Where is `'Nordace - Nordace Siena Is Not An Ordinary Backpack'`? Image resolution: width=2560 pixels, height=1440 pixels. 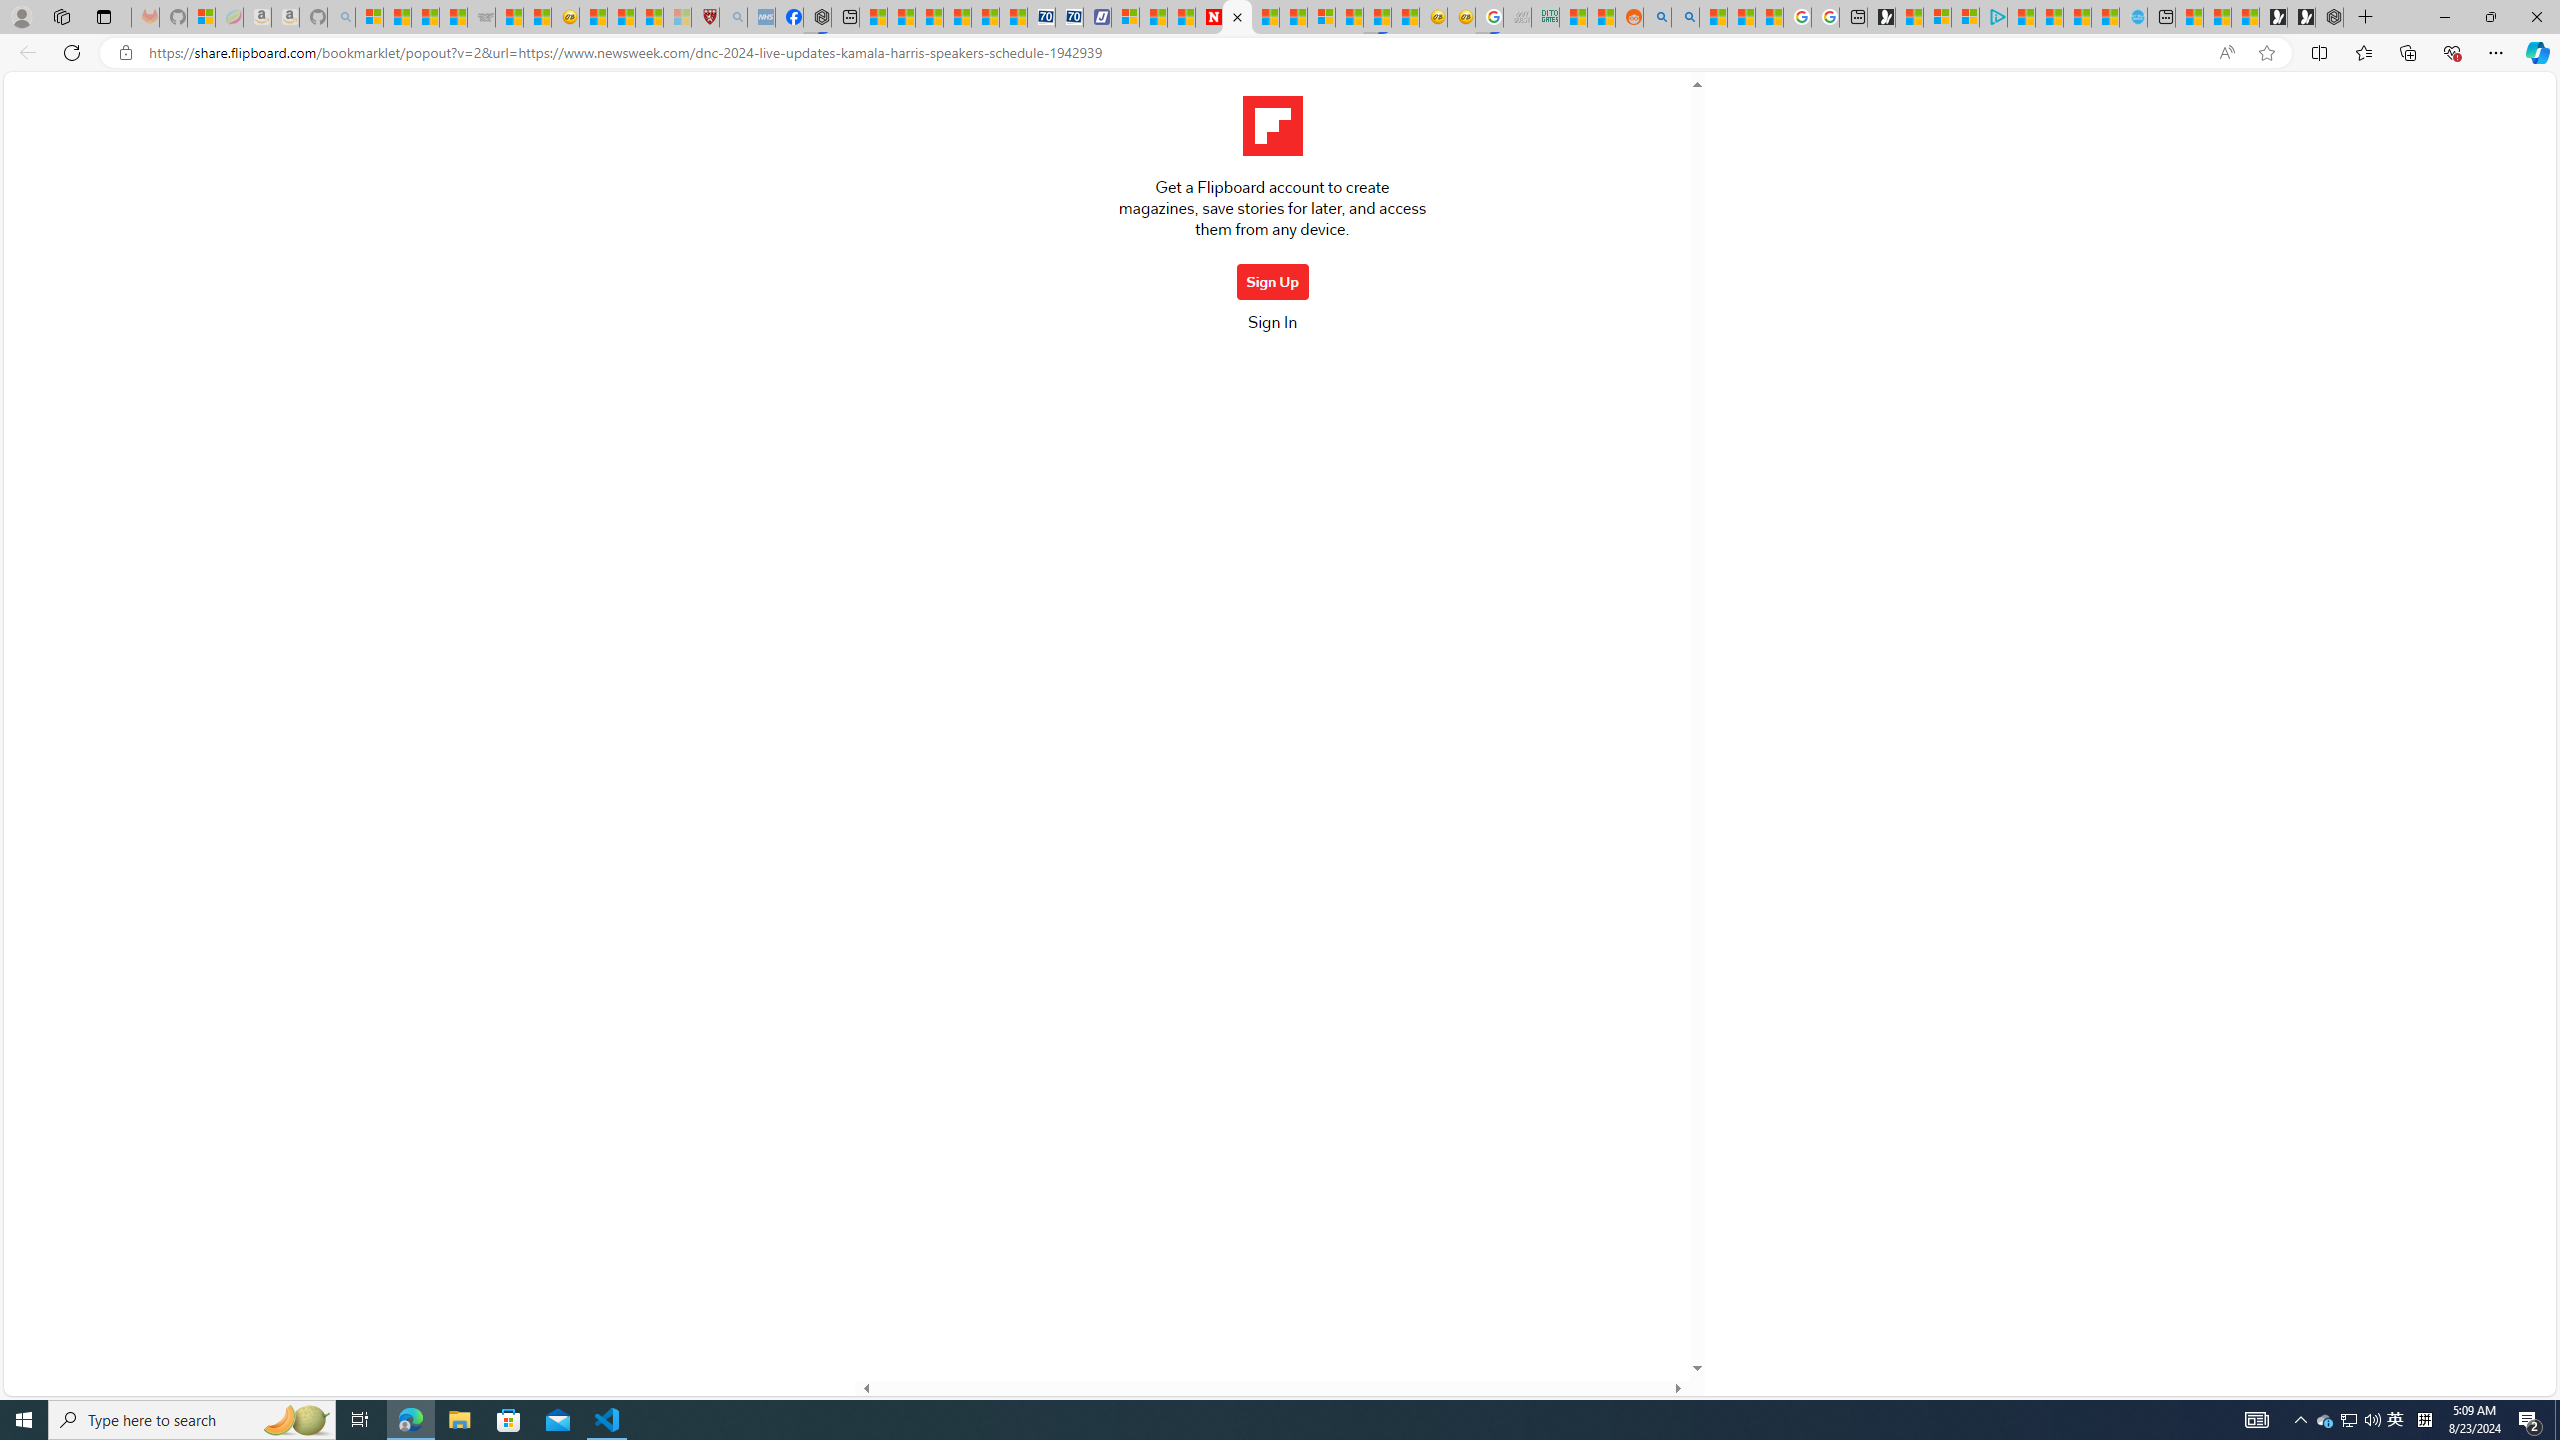
'Nordace - Nordace Siena Is Not An Ordinary Backpack' is located at coordinates (2328, 16).